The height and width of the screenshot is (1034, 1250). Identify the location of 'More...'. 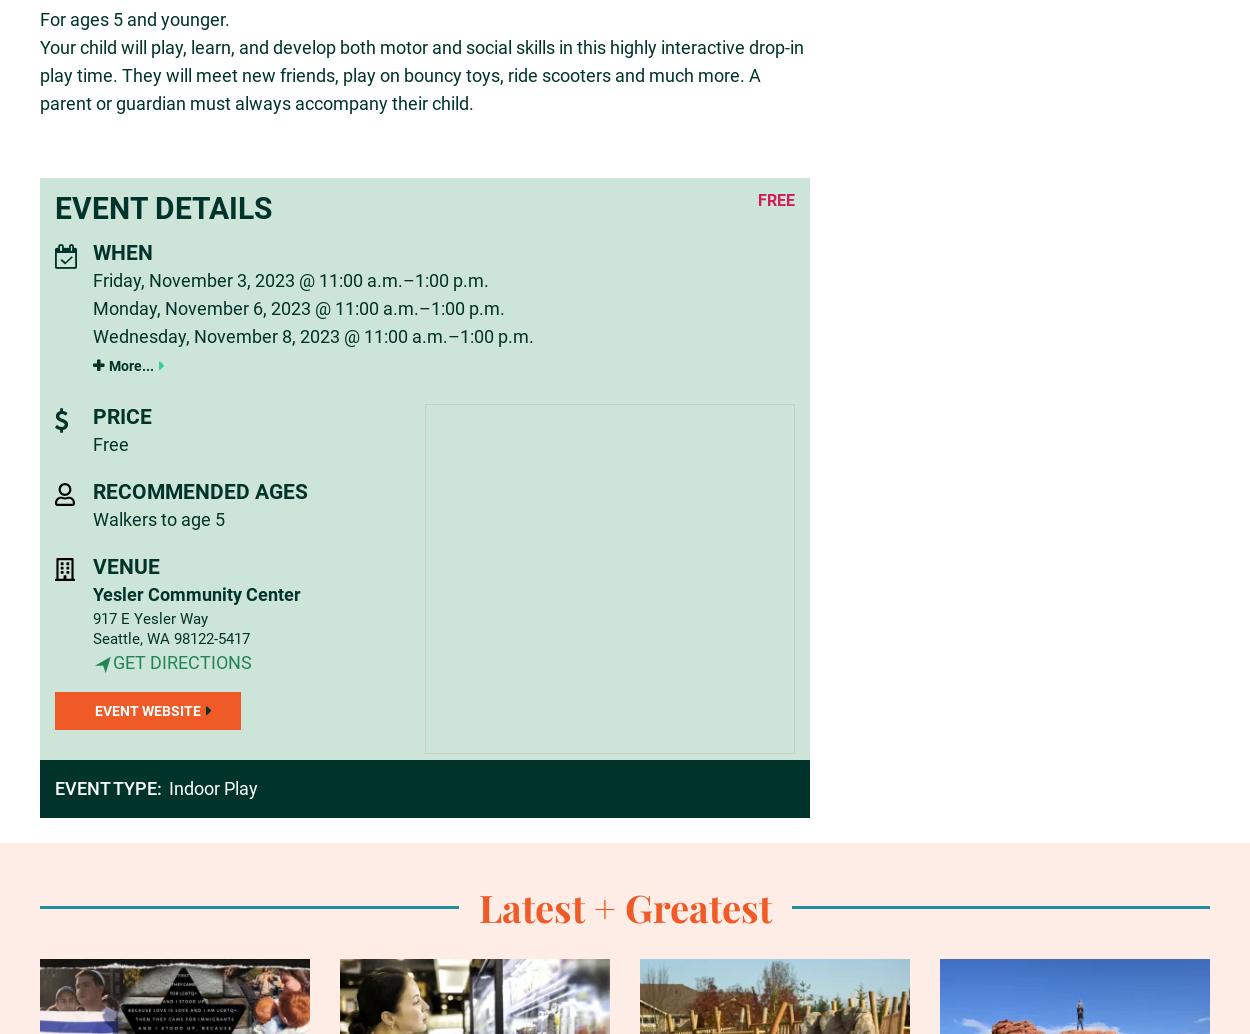
(130, 365).